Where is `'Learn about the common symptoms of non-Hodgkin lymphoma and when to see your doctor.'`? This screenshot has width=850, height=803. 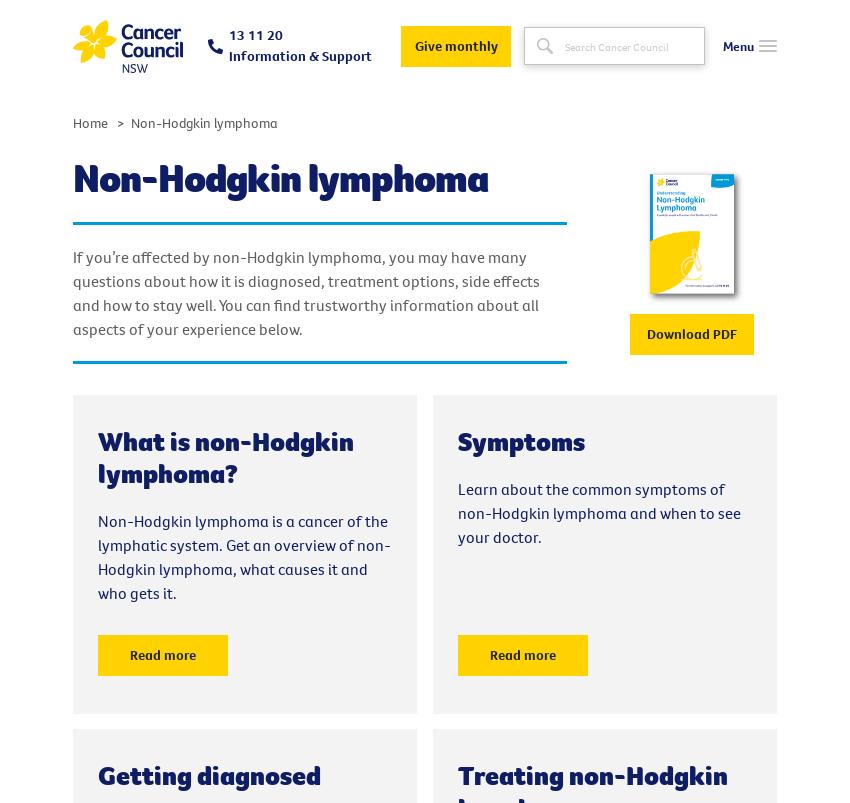 'Learn about the common symptoms of non-Hodgkin lymphoma and when to see your doctor.' is located at coordinates (598, 512).